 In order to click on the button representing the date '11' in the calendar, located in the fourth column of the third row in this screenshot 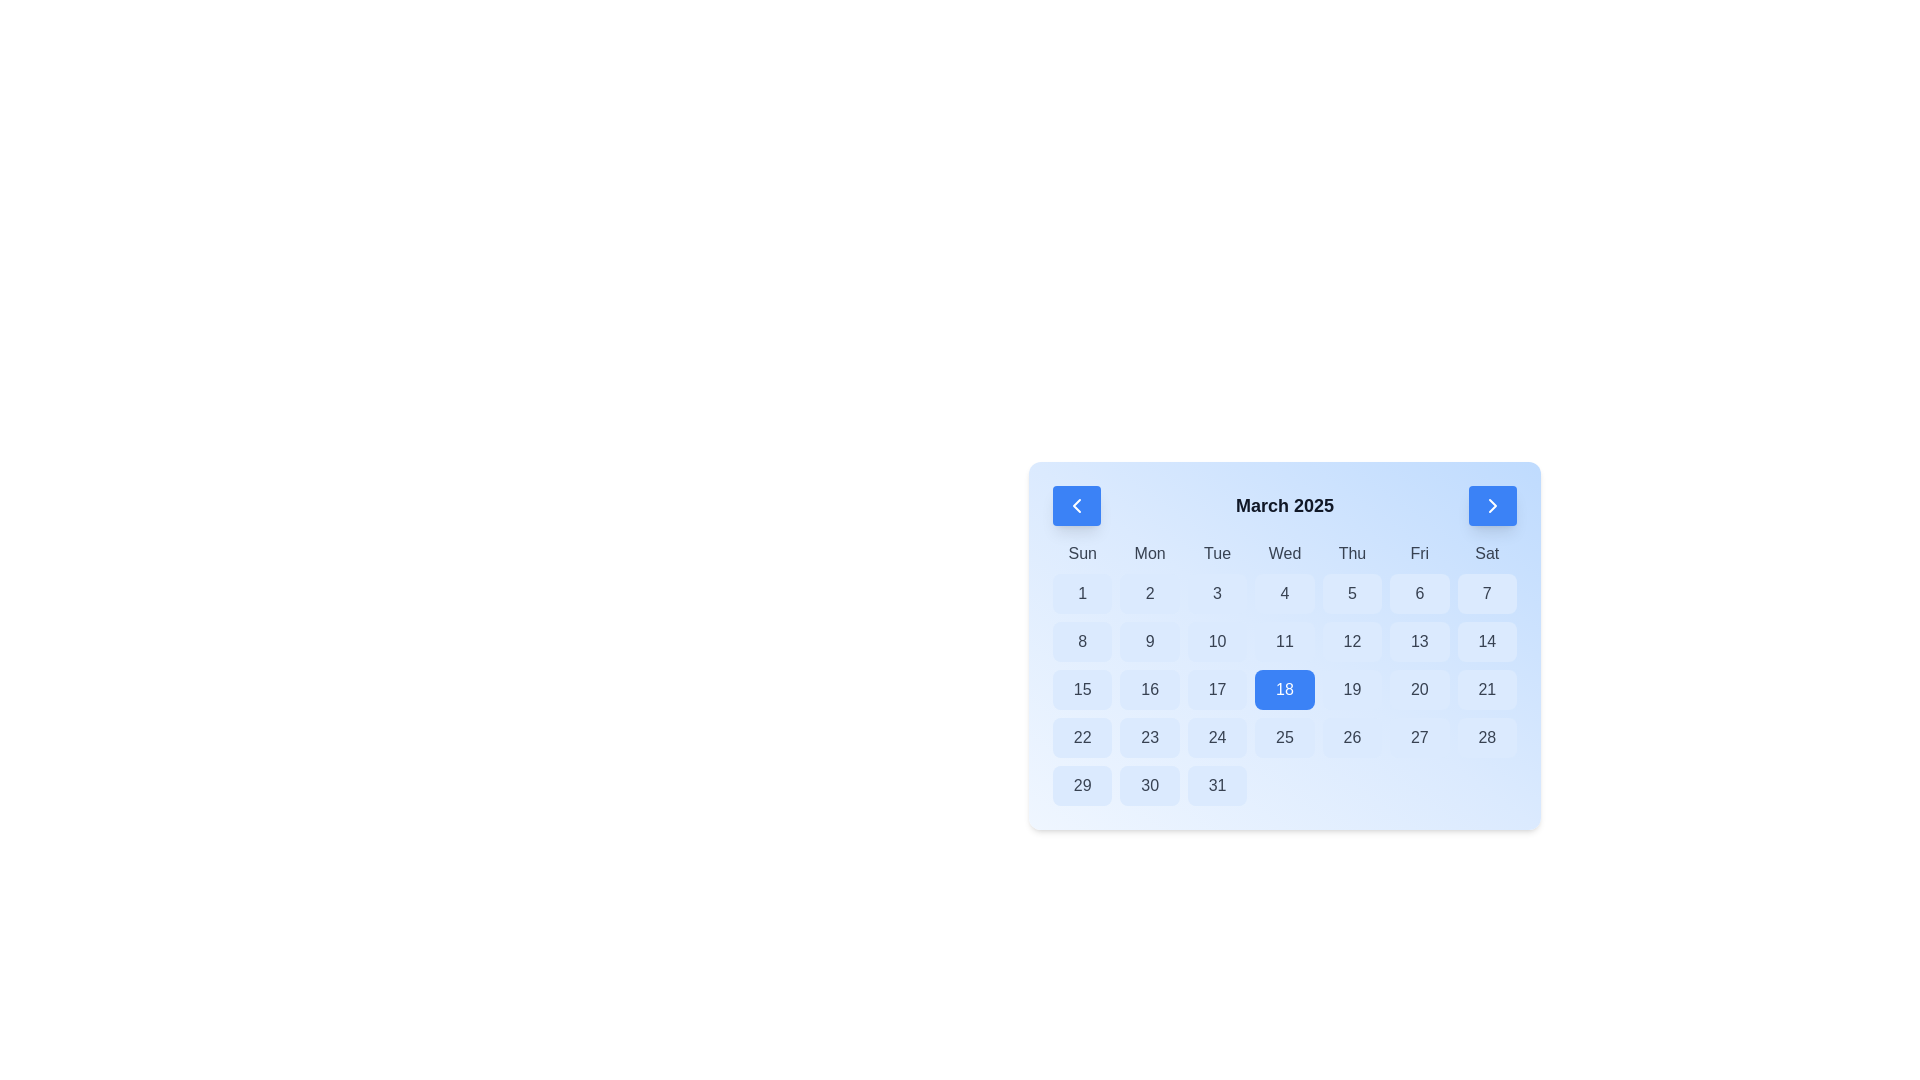, I will do `click(1285, 641)`.